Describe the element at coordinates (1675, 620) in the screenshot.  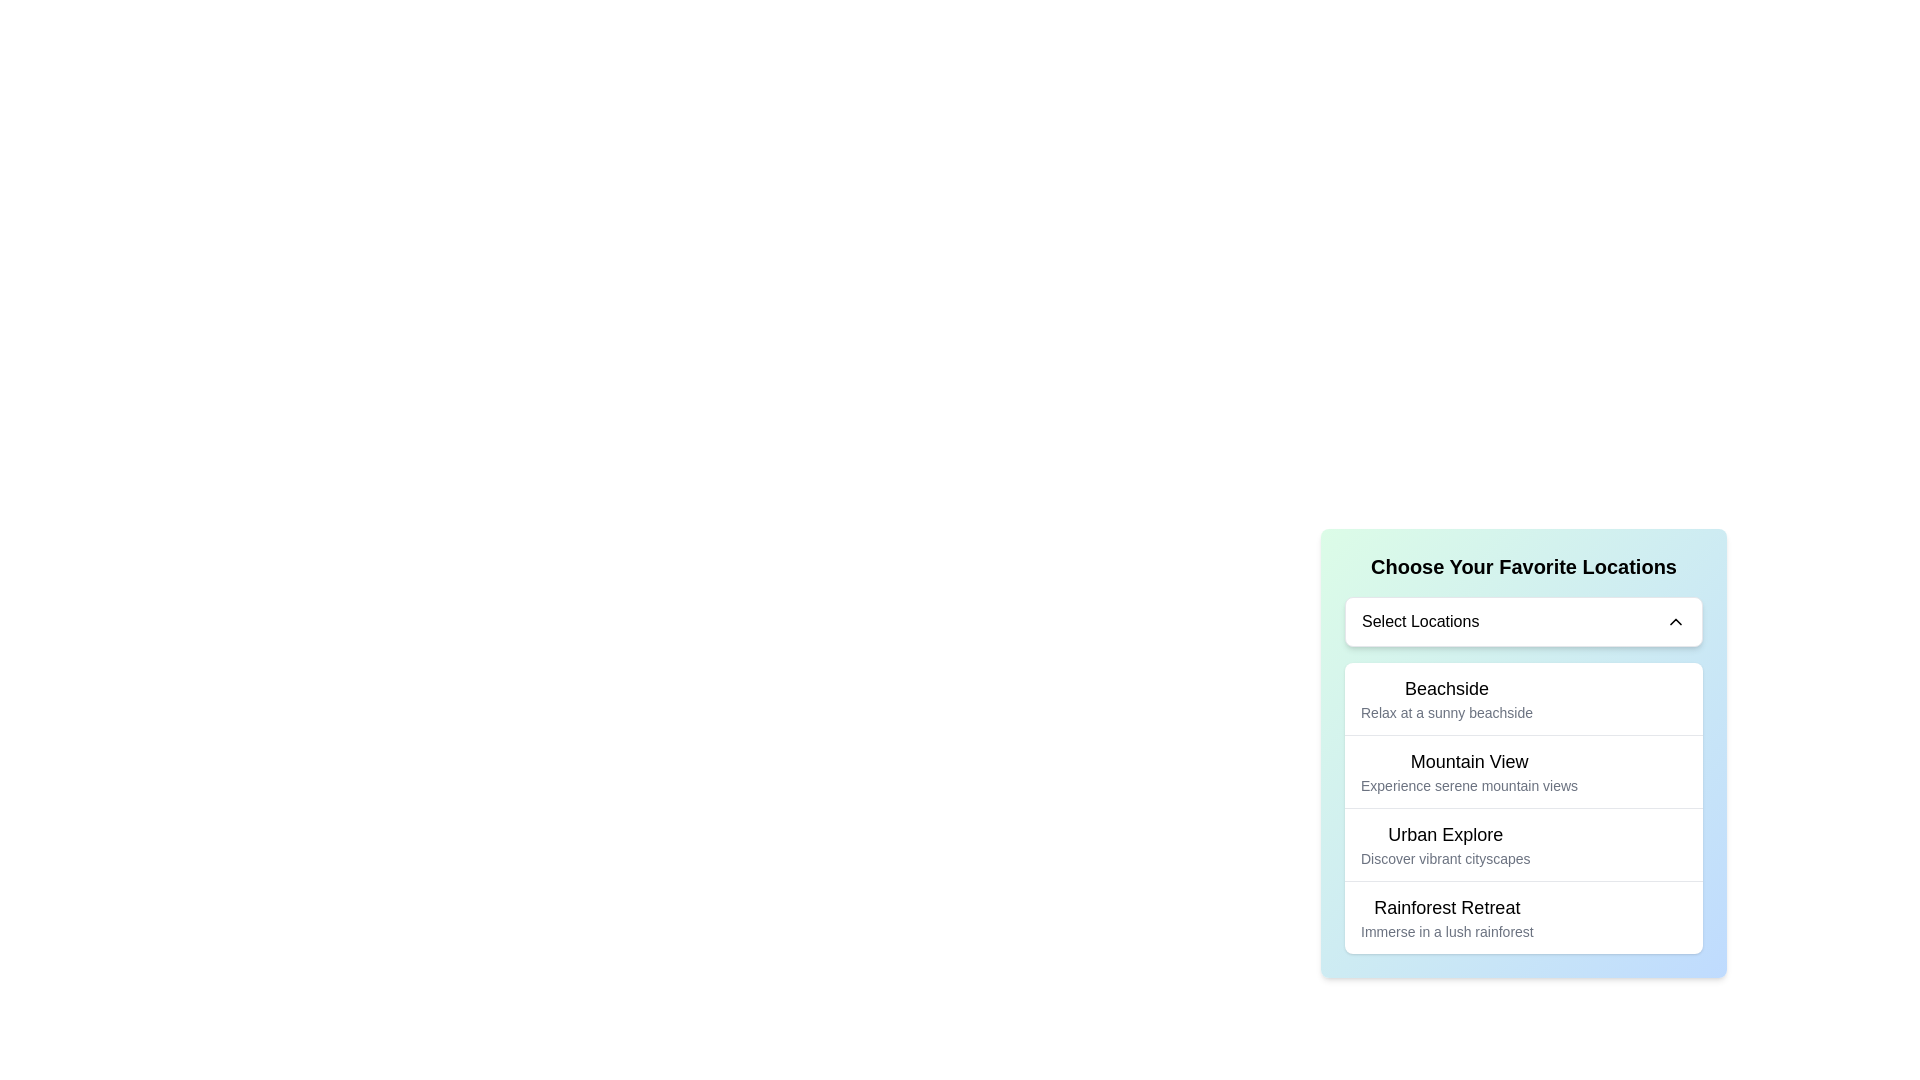
I see `the dropdown toggle icon located on the rightmost side of the 'Select Locations' section` at that location.